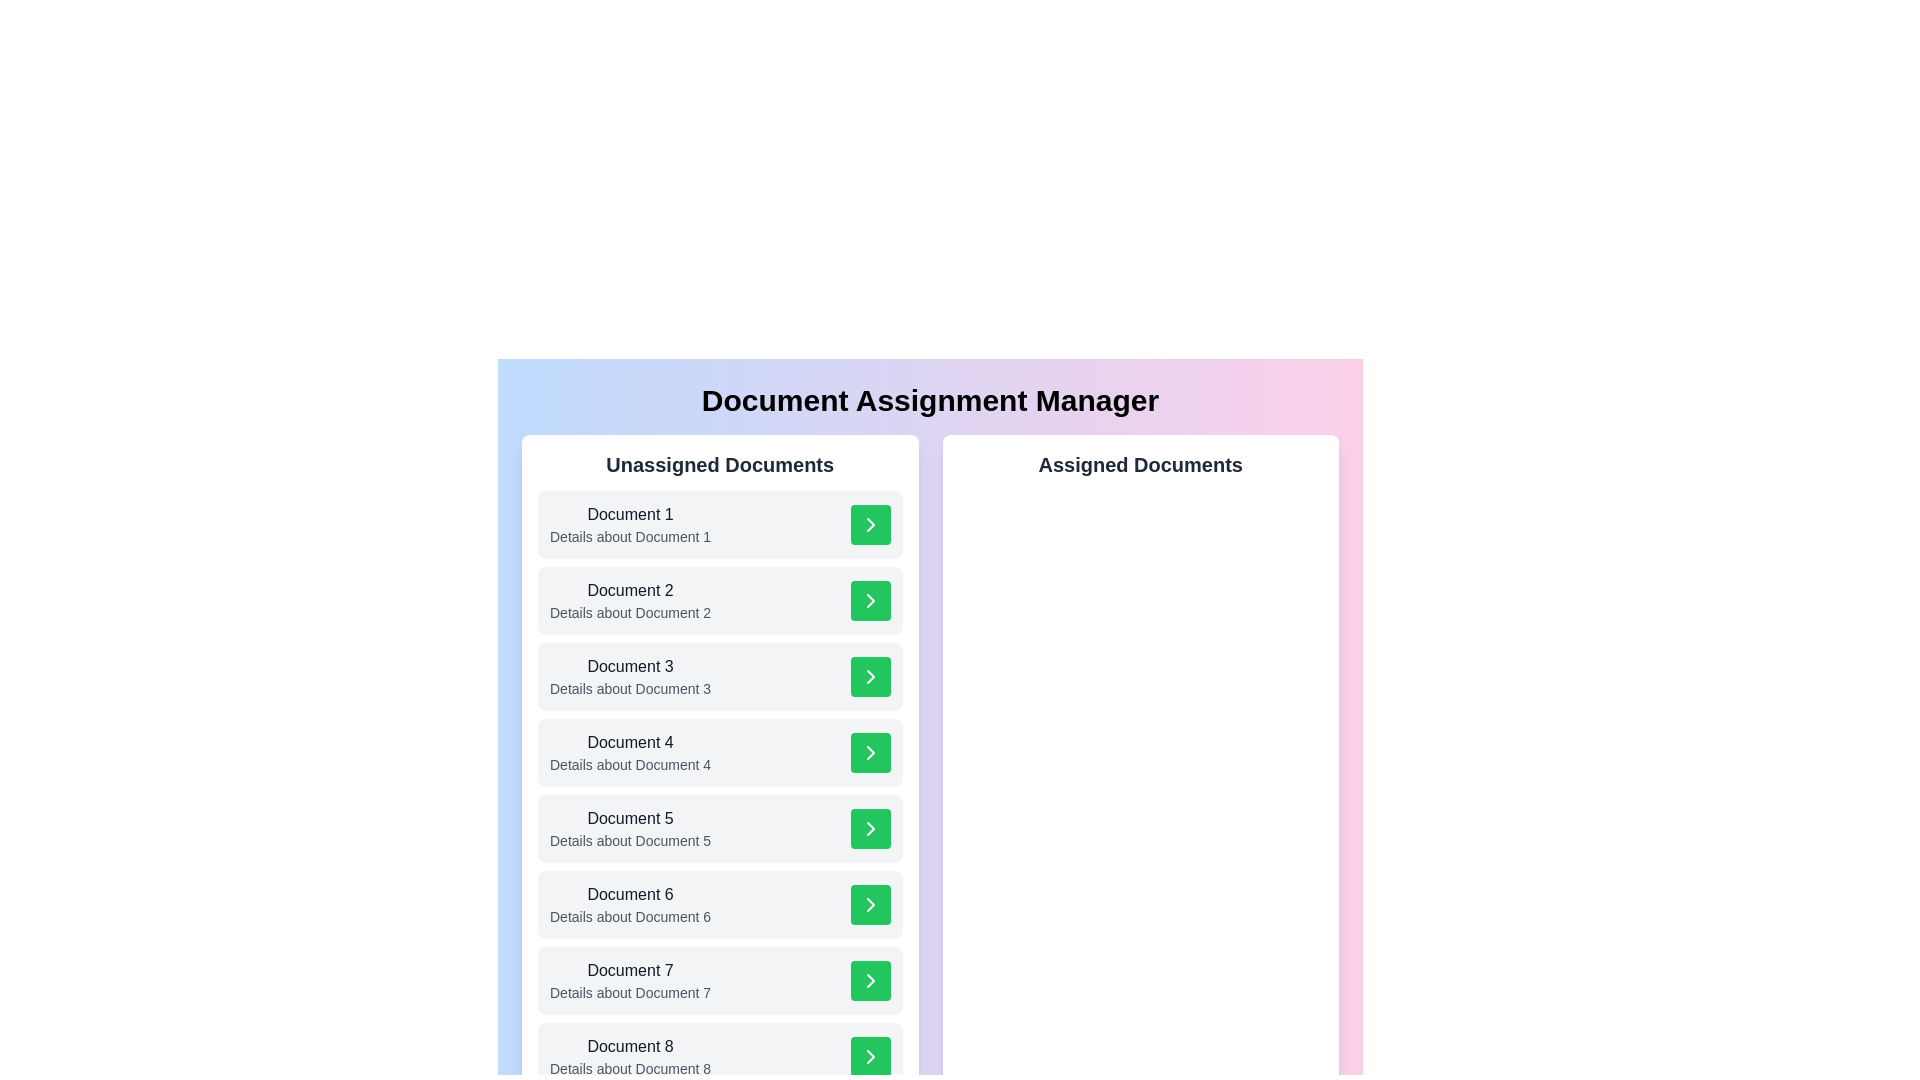  What do you see at coordinates (629, 667) in the screenshot?
I see `the heading label for the third item in the 'Unassigned Documents' section, which is located directly above 'Details about Document 3'` at bounding box center [629, 667].